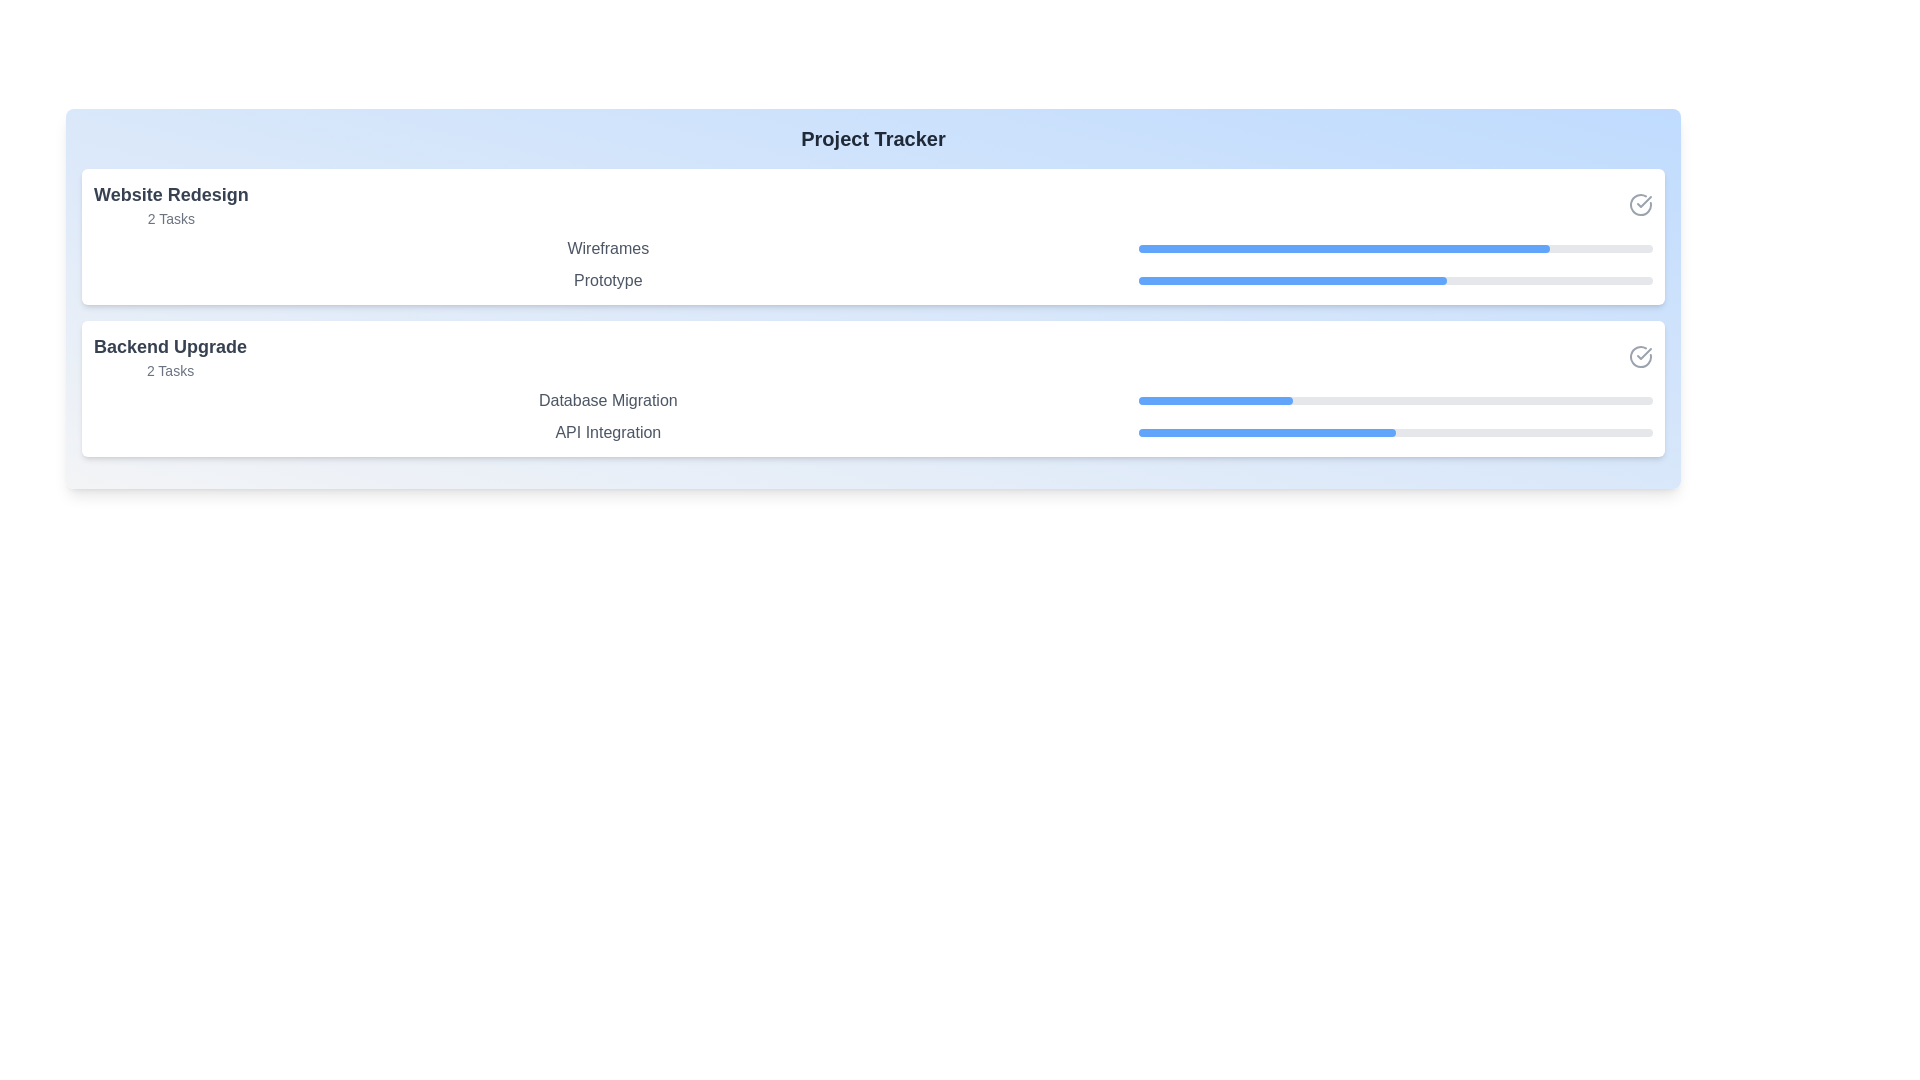  I want to click on the enclosing area of the circular outline icon with a checkmark inside, located in the top-right corner of the task card for 'Website Redesign', so click(1641, 204).